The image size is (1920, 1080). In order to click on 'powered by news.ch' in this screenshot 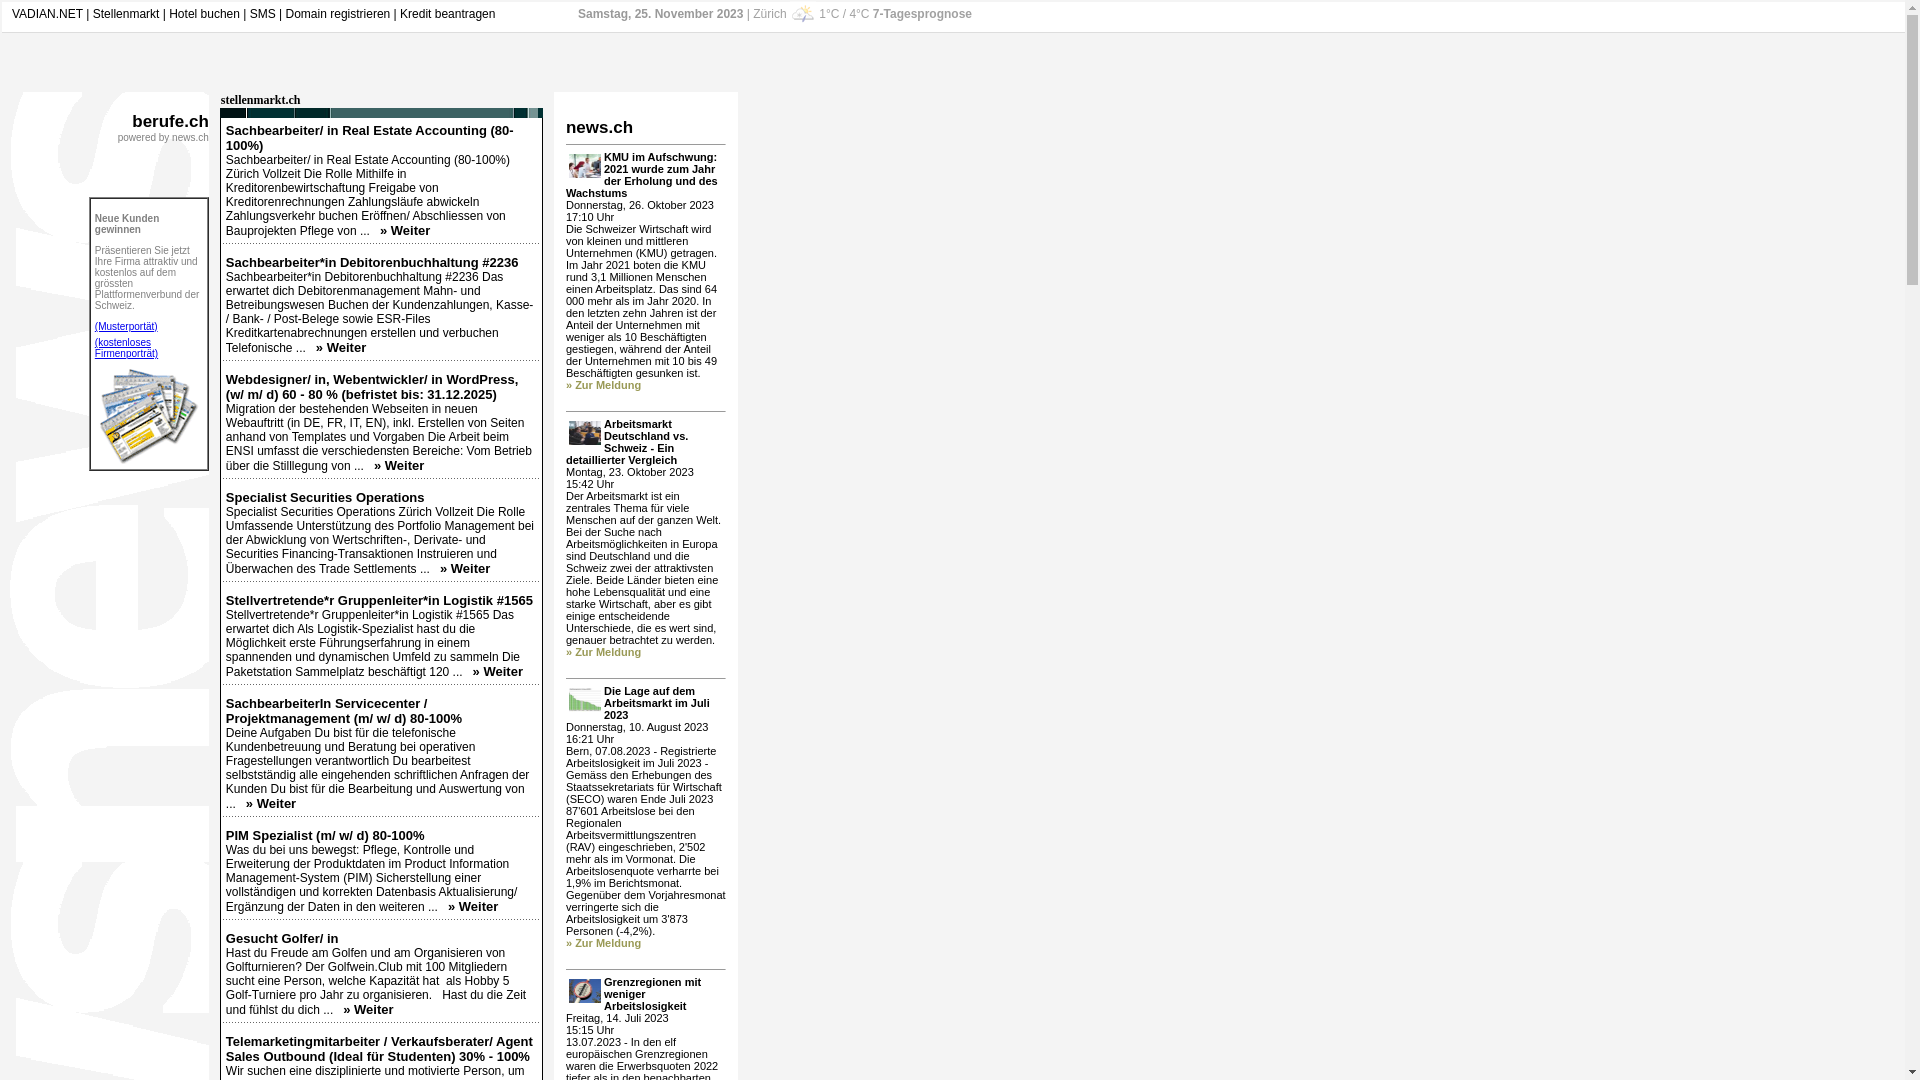, I will do `click(163, 136)`.